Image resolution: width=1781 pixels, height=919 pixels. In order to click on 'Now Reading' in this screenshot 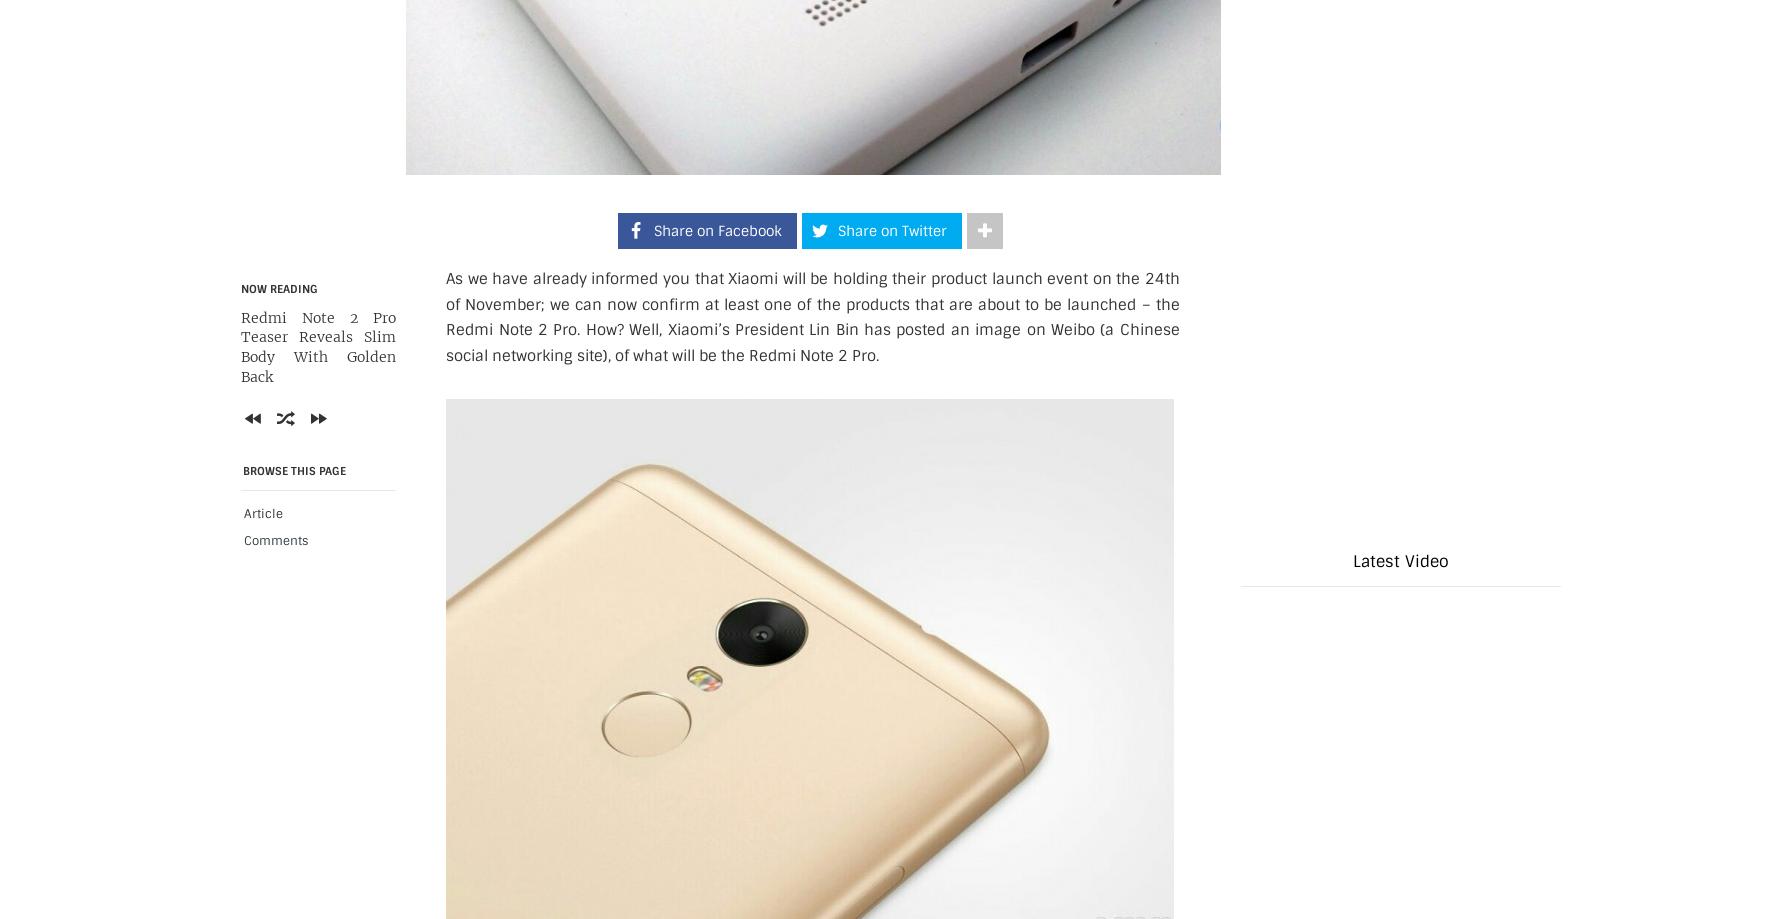, I will do `click(277, 288)`.